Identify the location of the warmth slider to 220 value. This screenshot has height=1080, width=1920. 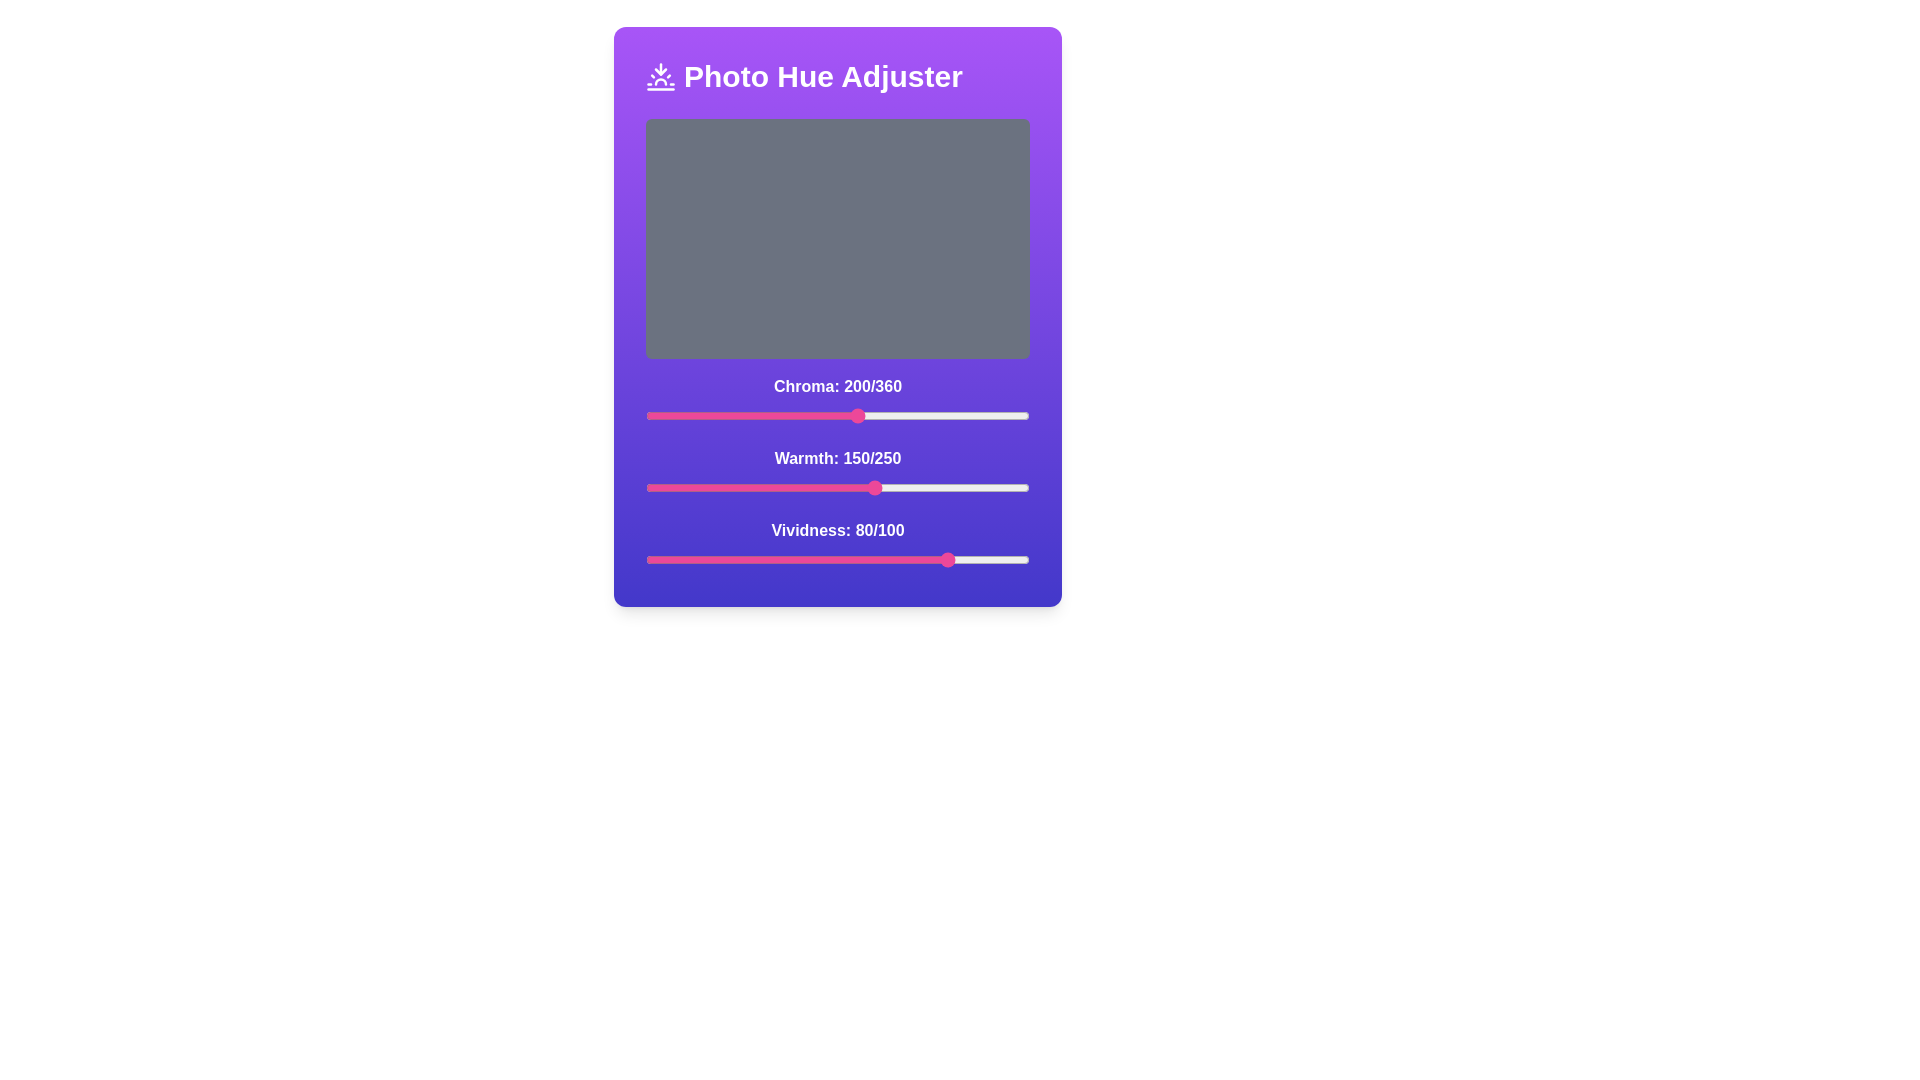
(983, 488).